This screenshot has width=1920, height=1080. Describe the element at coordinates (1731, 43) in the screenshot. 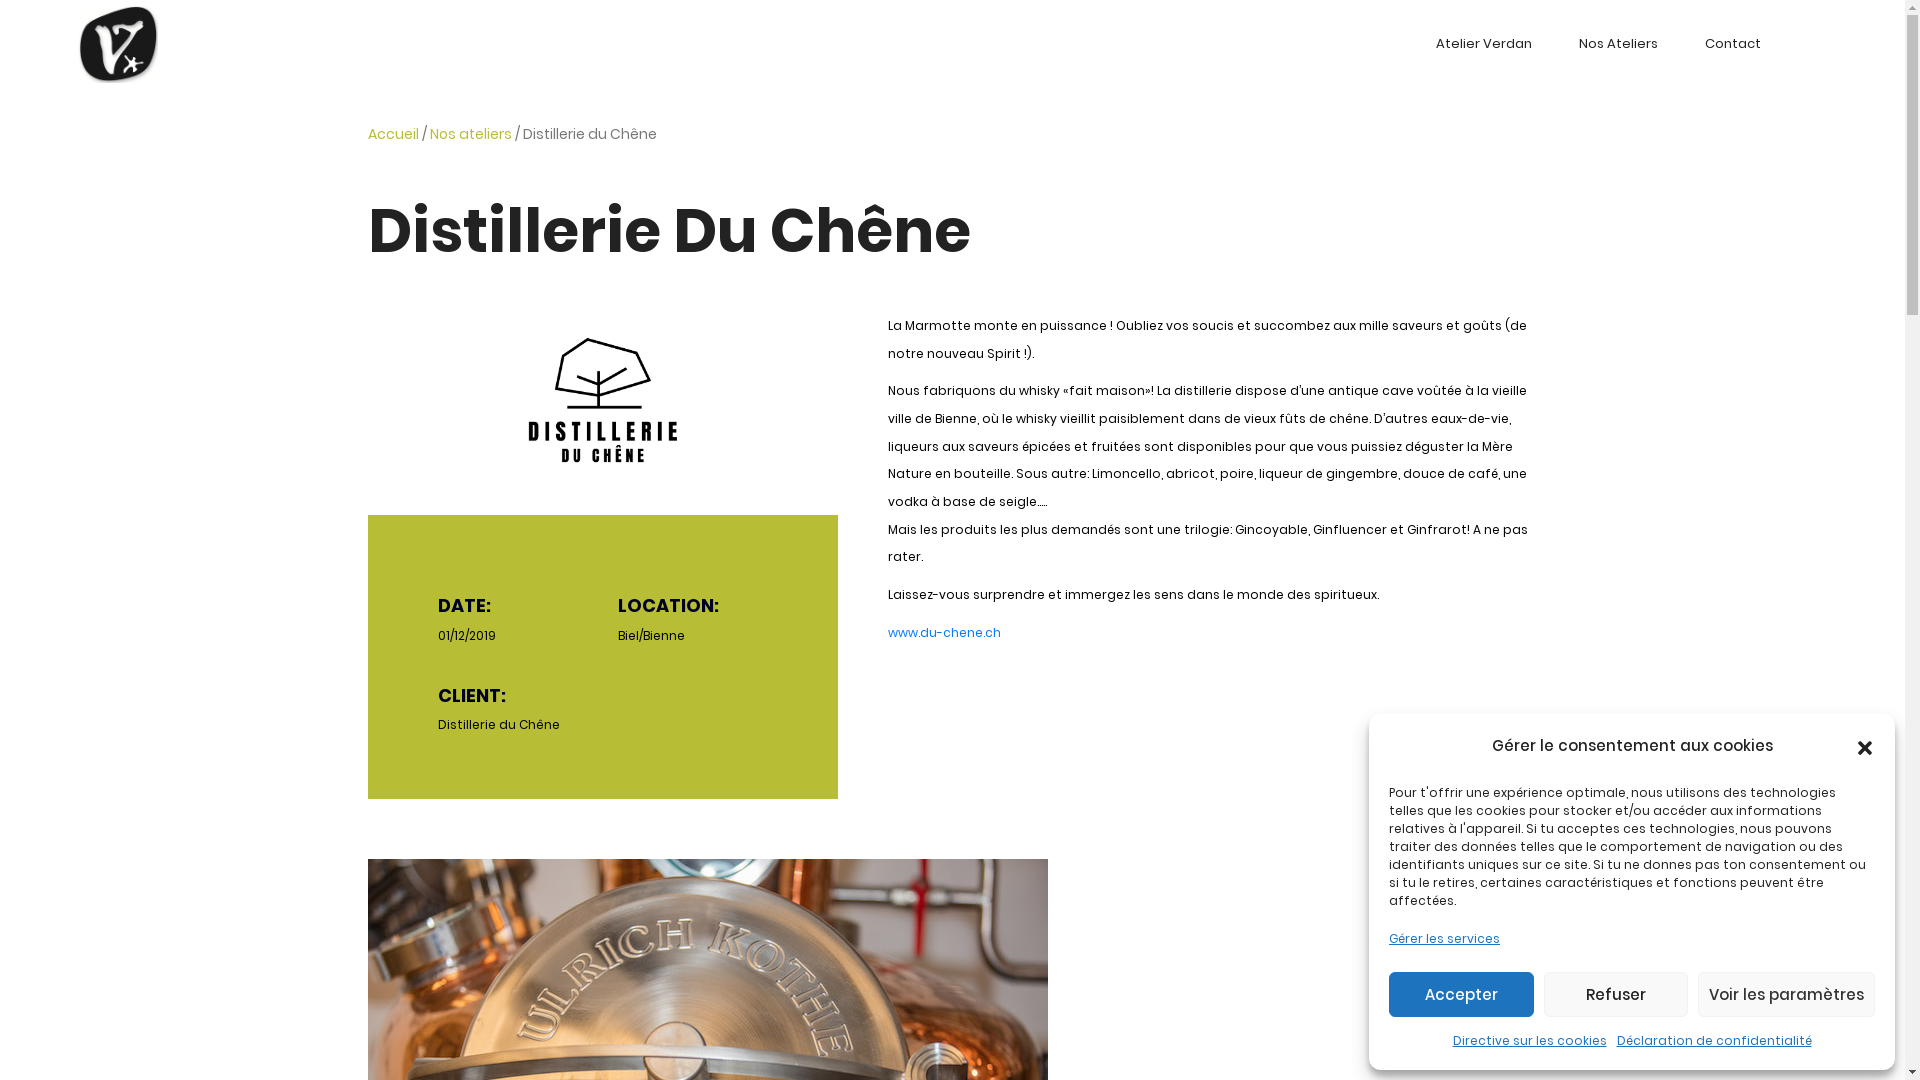

I see `'Contact'` at that location.